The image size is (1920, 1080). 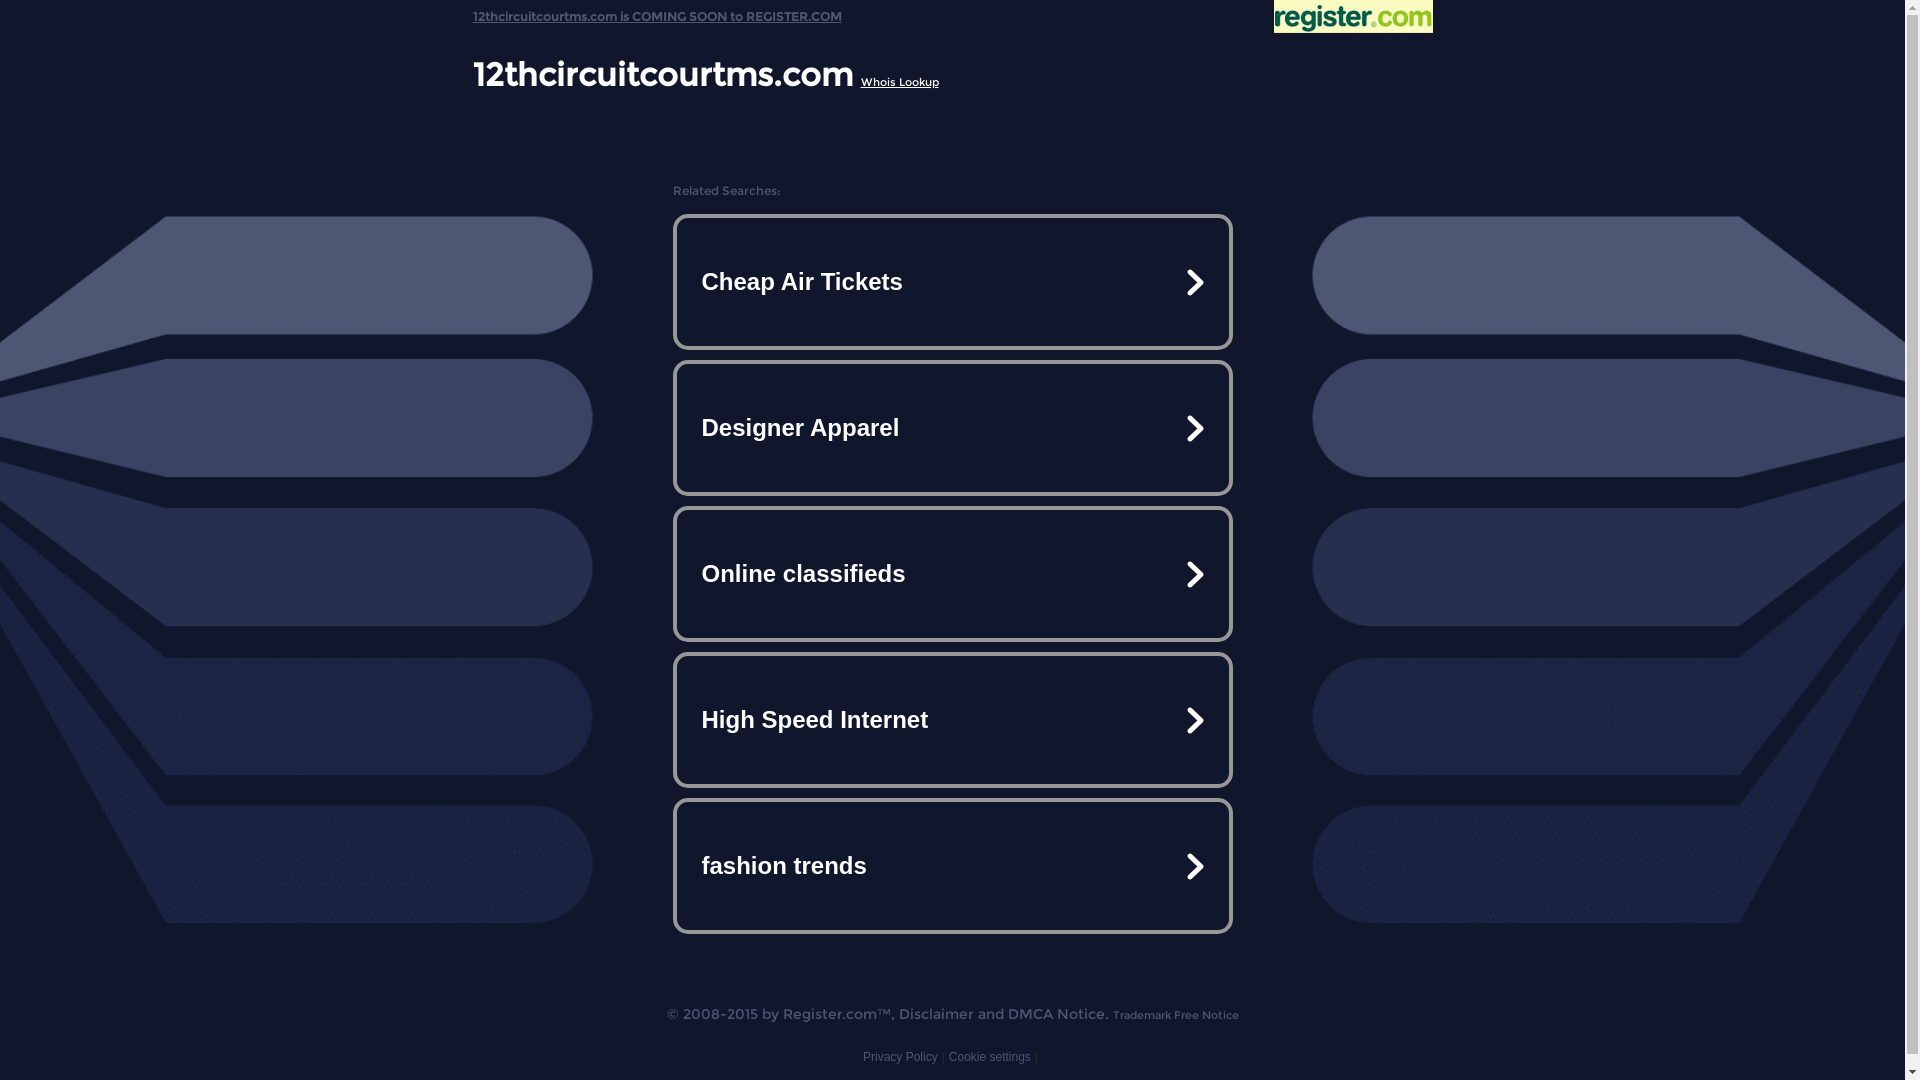 I want to click on 'Whois Lookup', so click(x=897, y=80).